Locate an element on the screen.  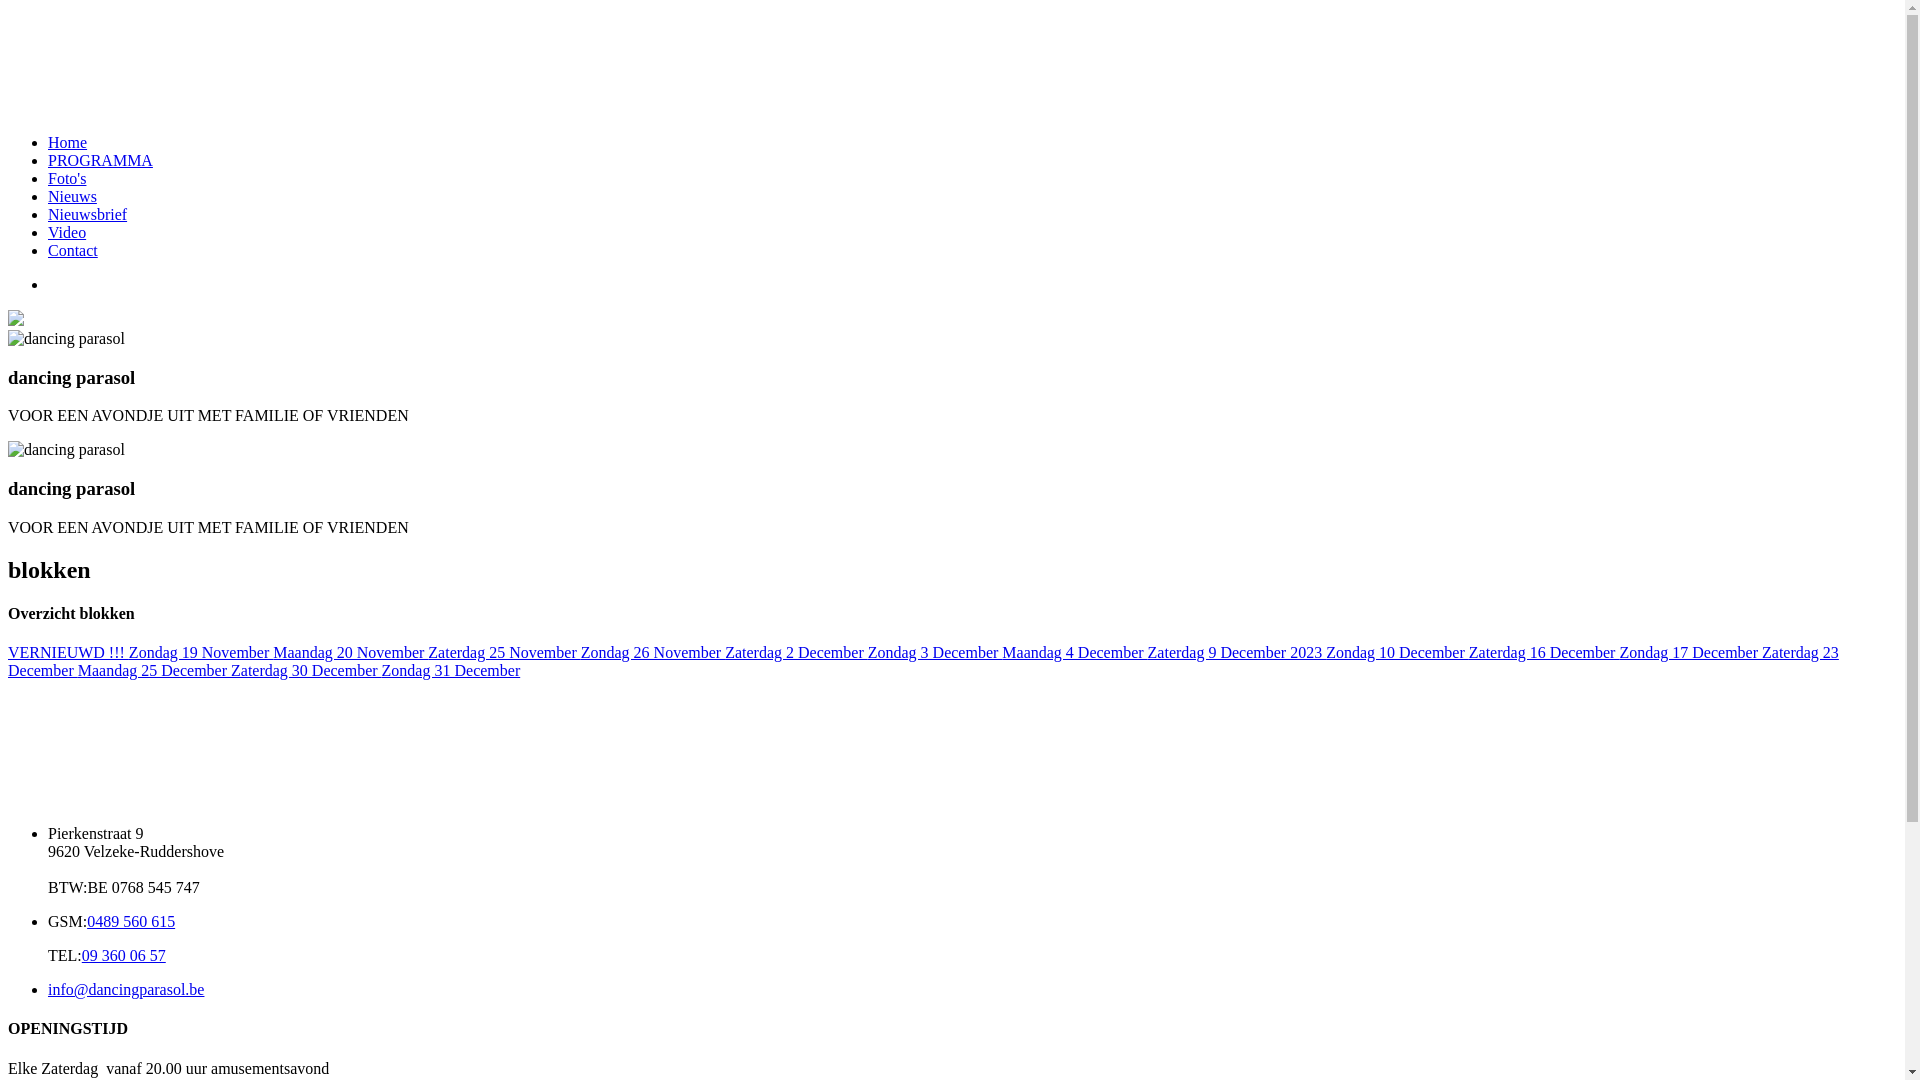
'VERNIEUWD !!!' is located at coordinates (68, 652).